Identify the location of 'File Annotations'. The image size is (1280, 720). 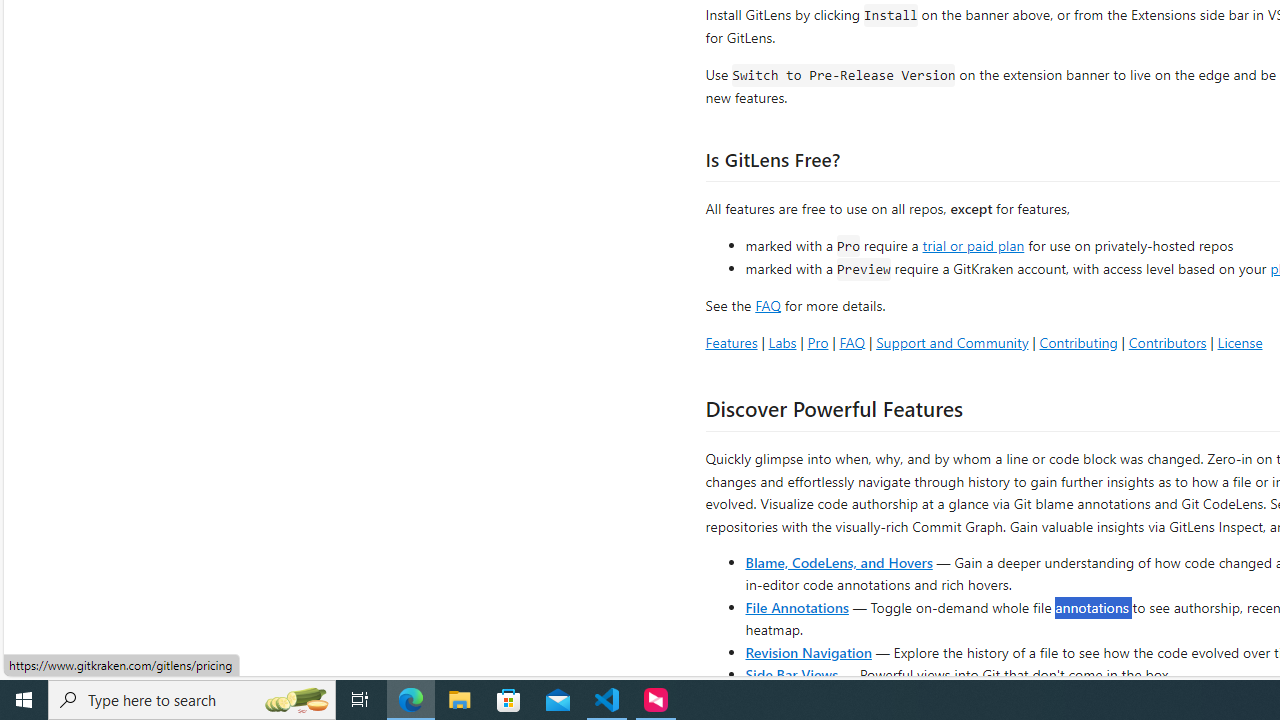
(795, 605).